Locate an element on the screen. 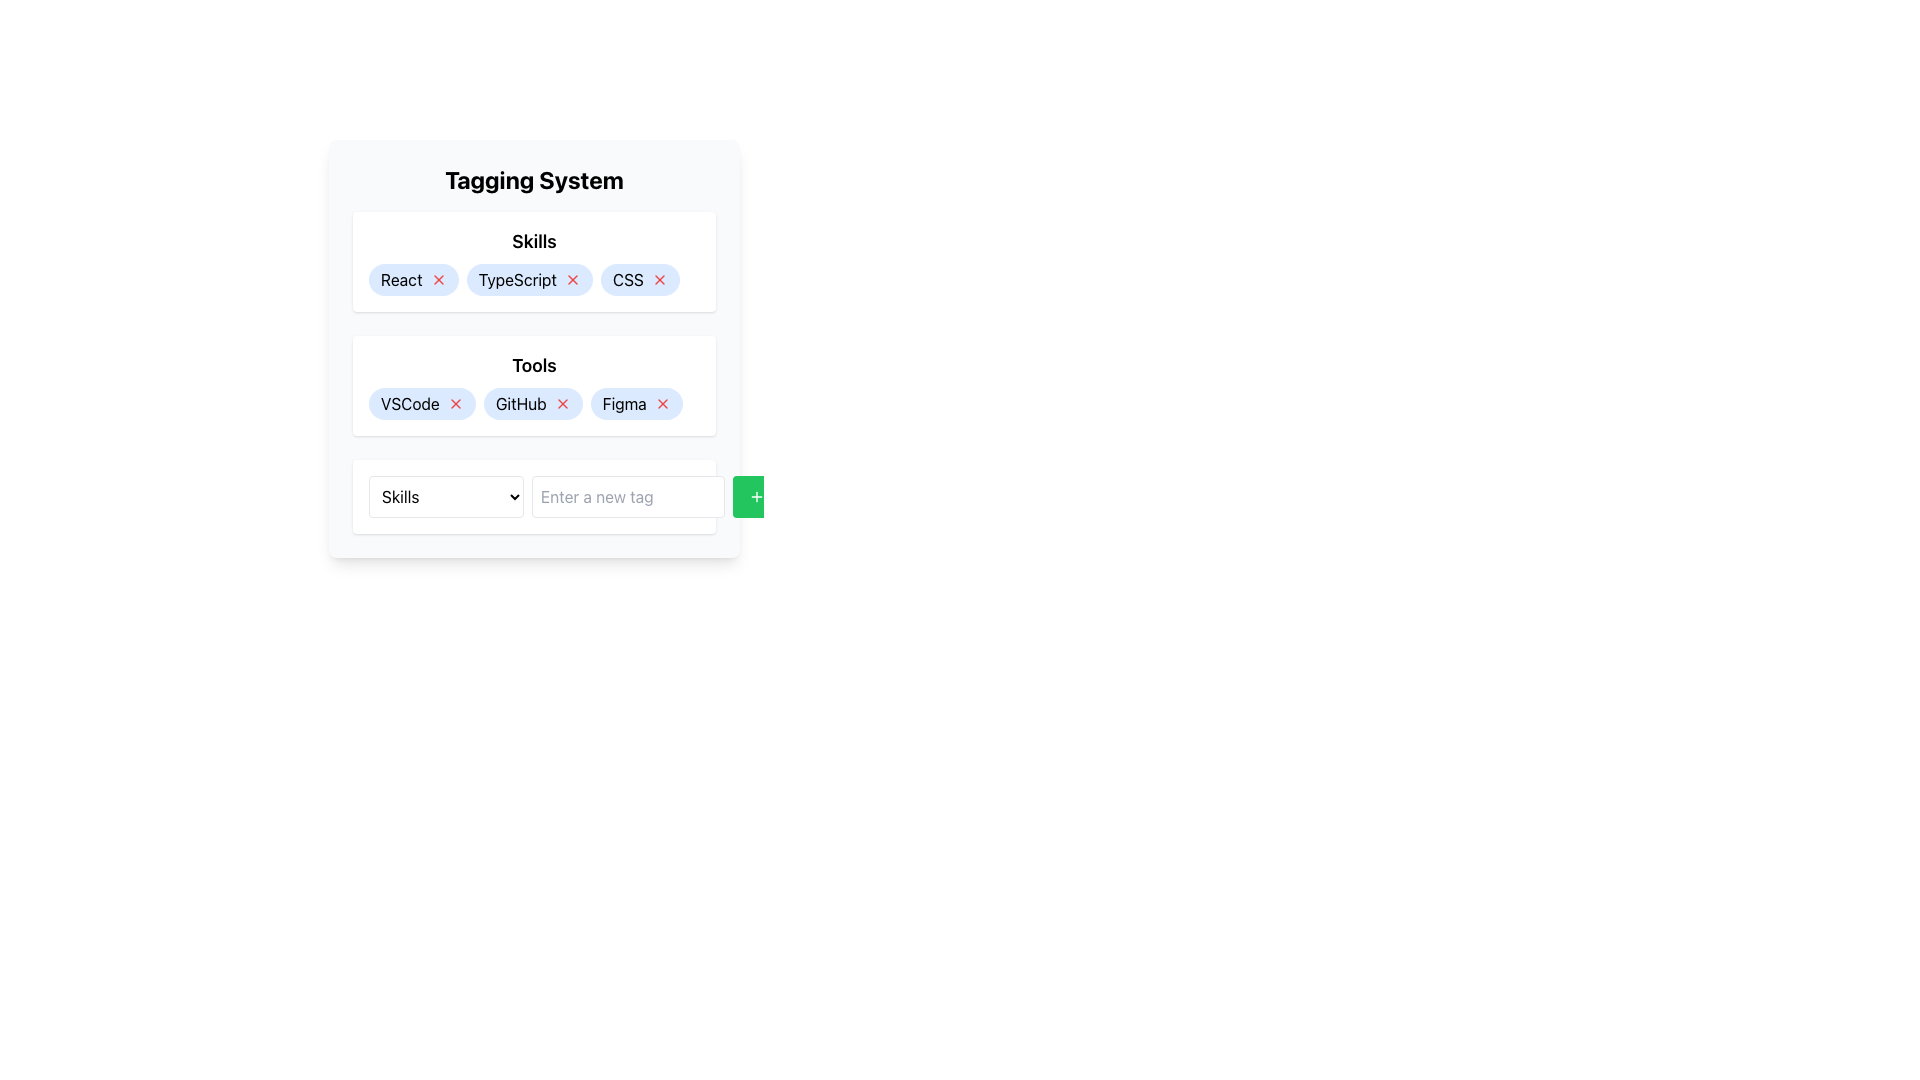  the green button used for adding new tags or items, located is located at coordinates (756, 496).